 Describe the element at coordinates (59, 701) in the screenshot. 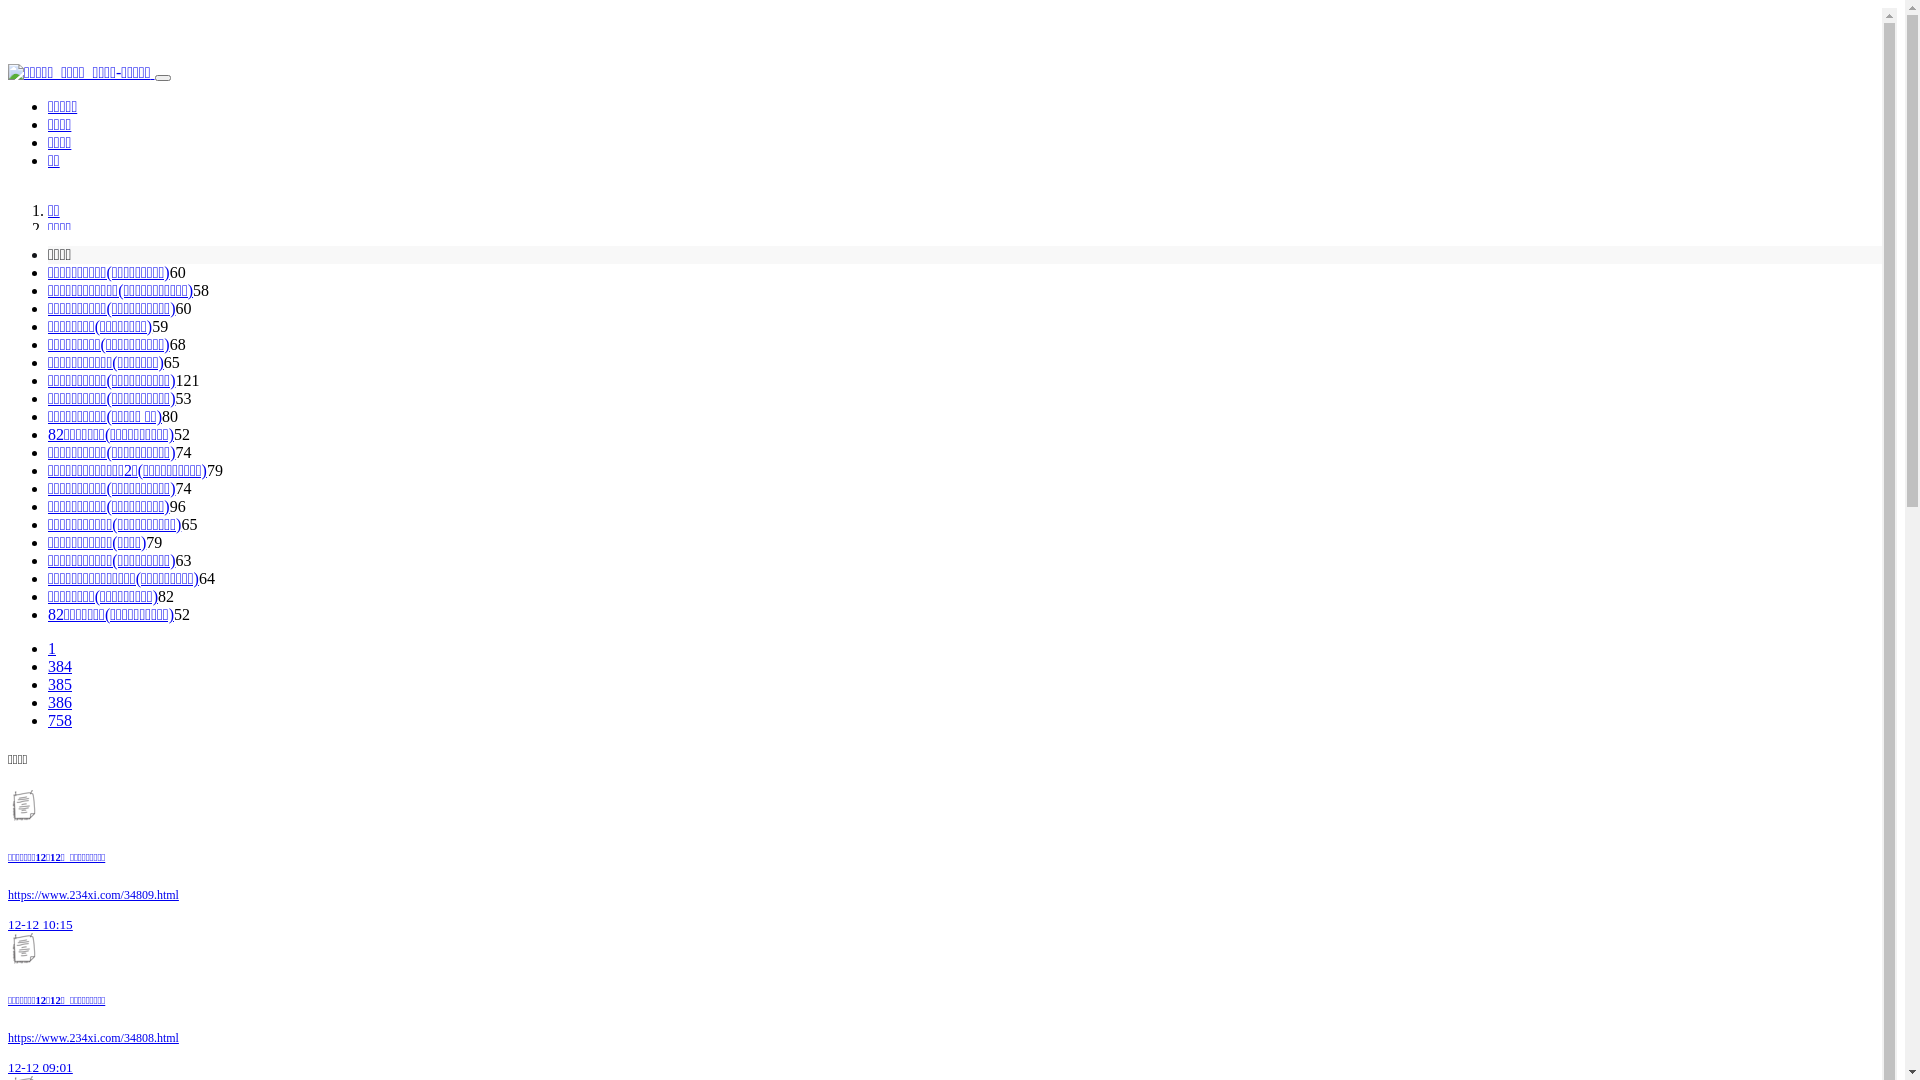

I see `'386'` at that location.